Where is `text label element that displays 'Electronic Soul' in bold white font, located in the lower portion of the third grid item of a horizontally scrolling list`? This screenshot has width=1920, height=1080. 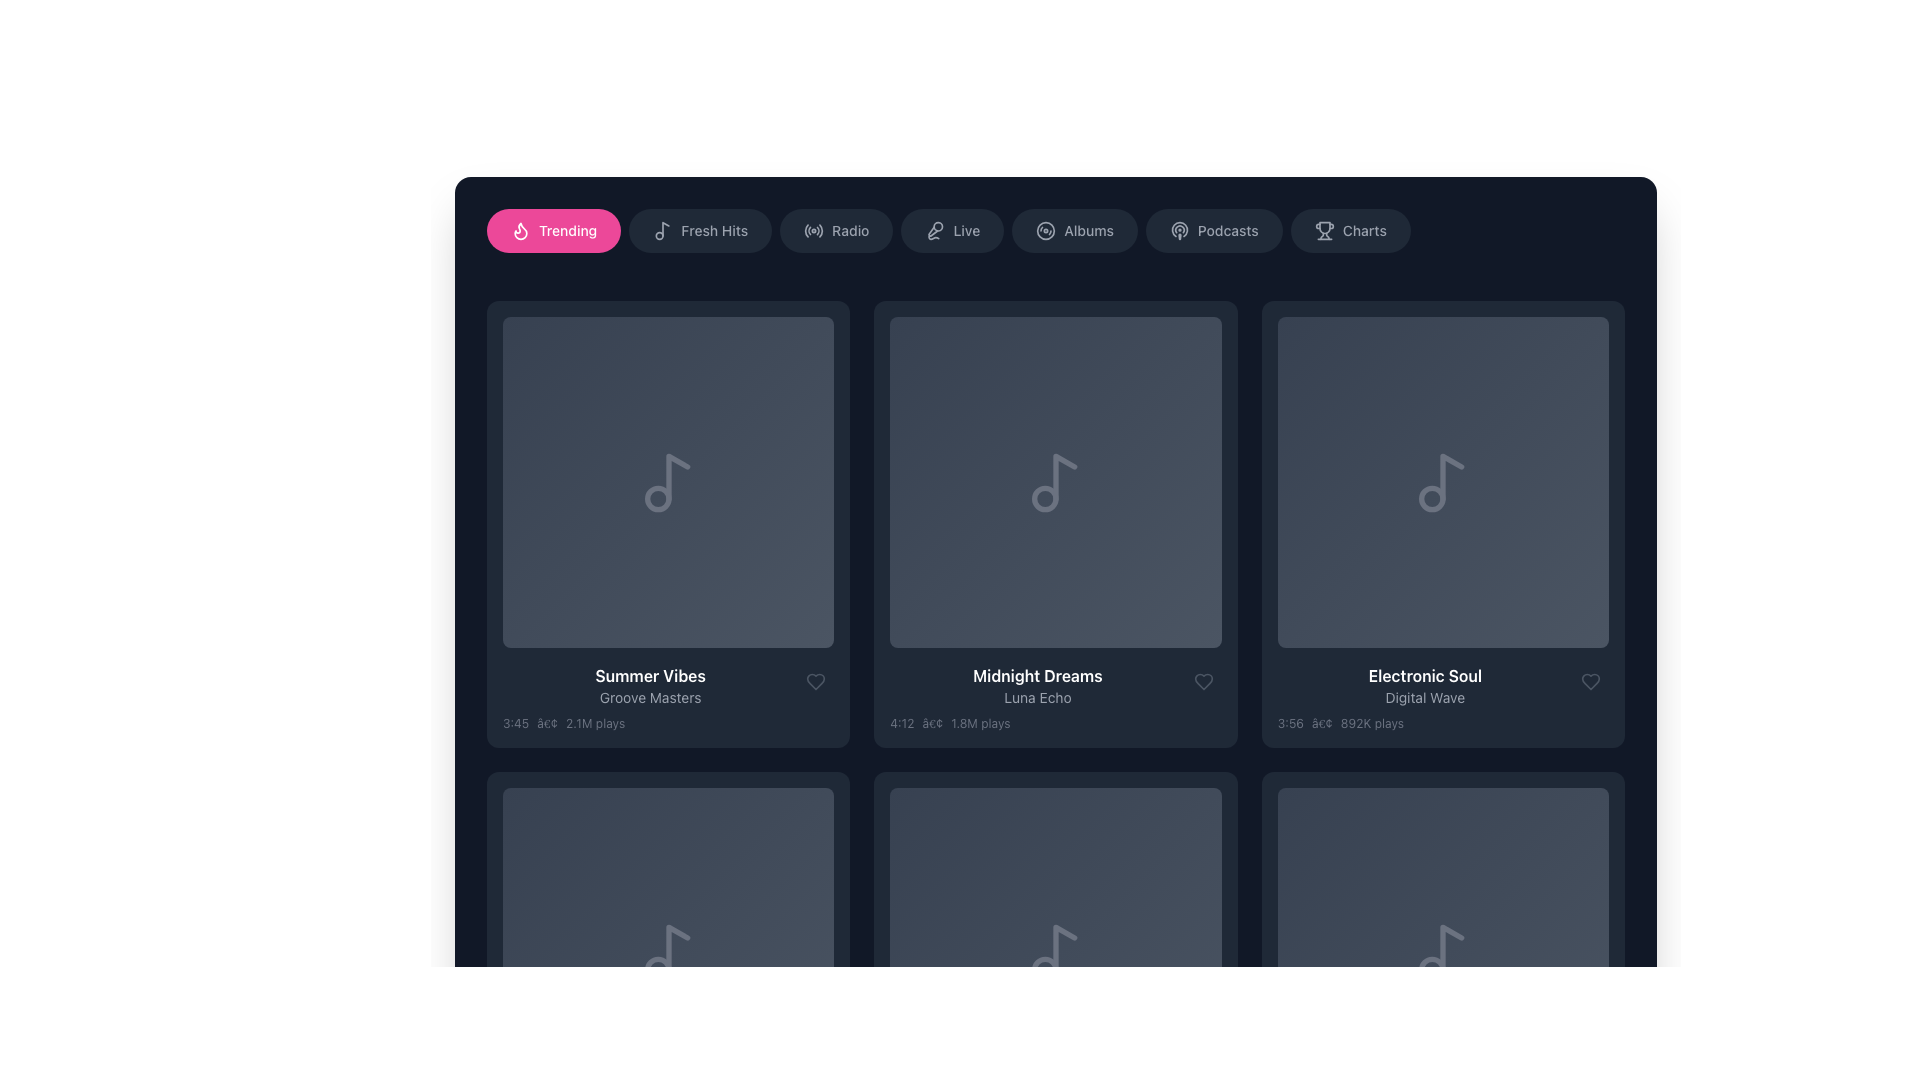
text label element that displays 'Electronic Soul' in bold white font, located in the lower portion of the third grid item of a horizontally scrolling list is located at coordinates (1424, 675).